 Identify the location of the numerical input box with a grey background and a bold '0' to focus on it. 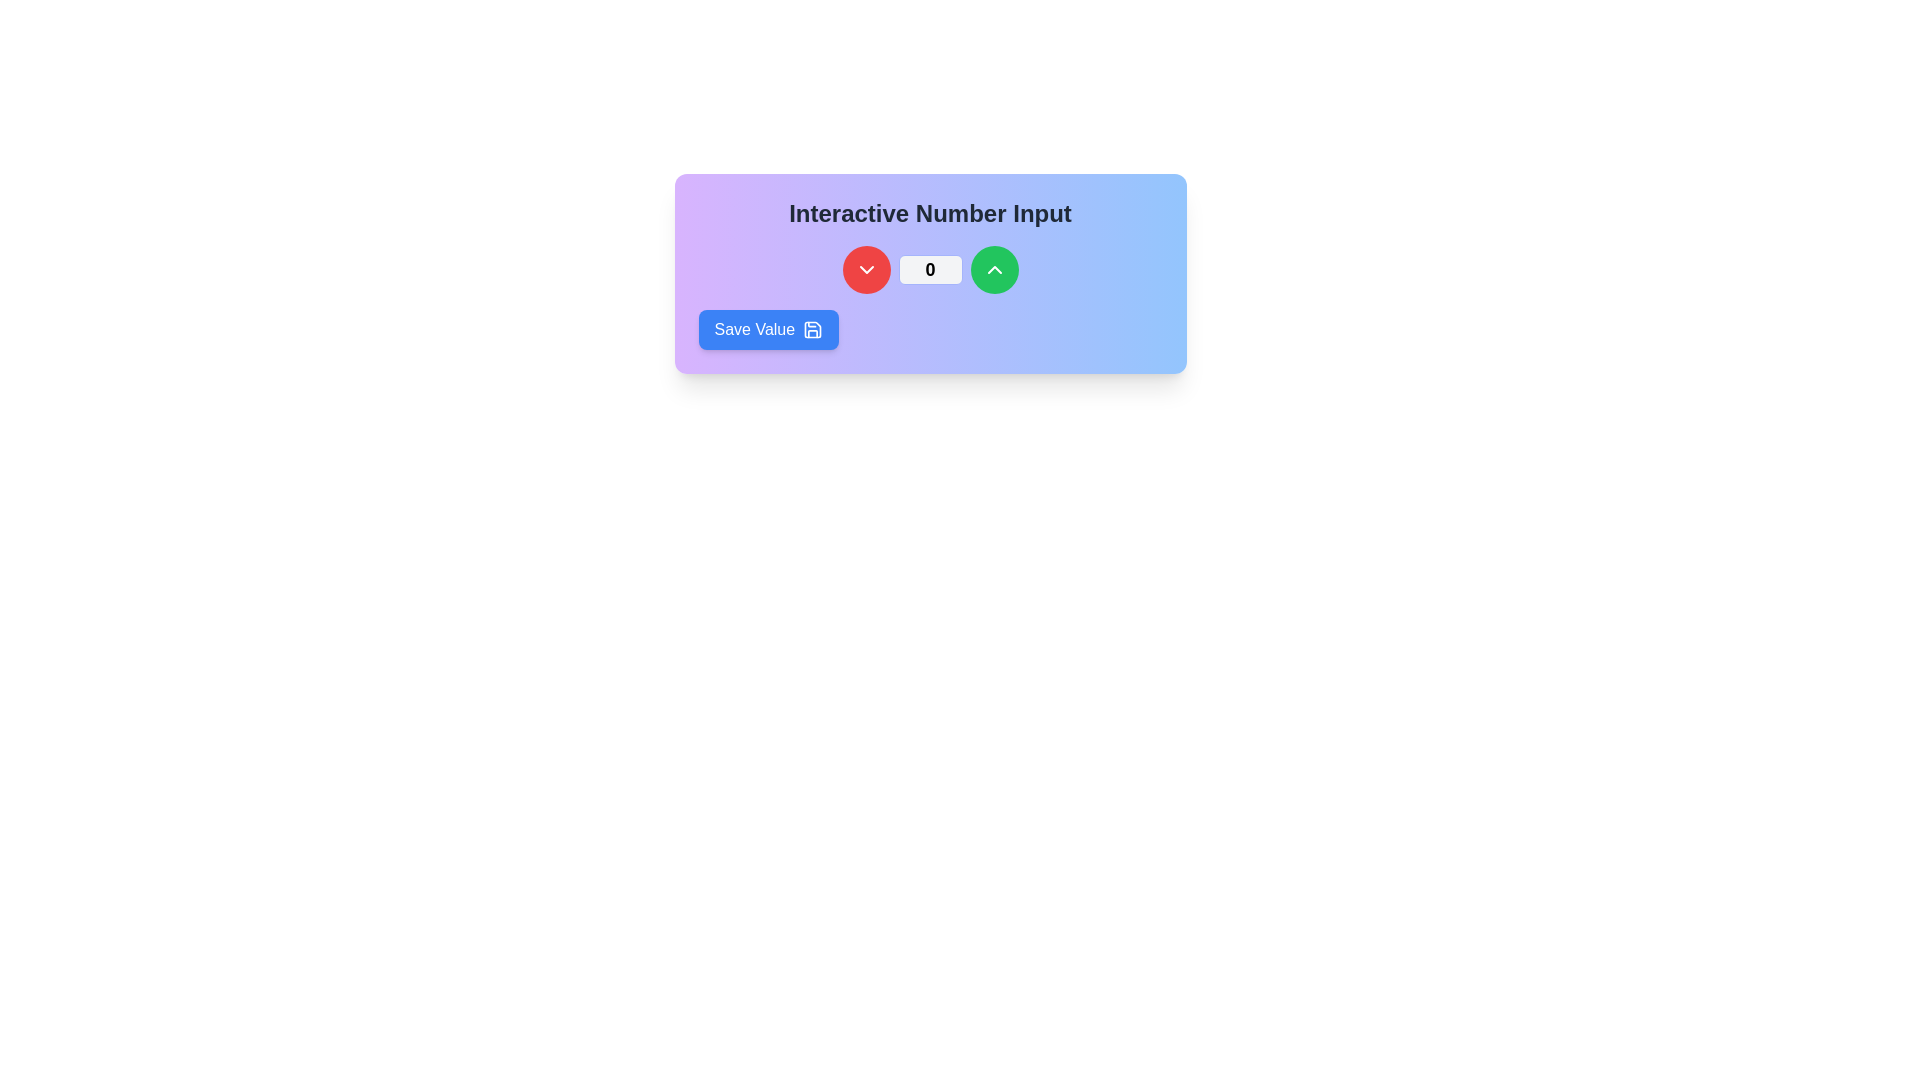
(929, 270).